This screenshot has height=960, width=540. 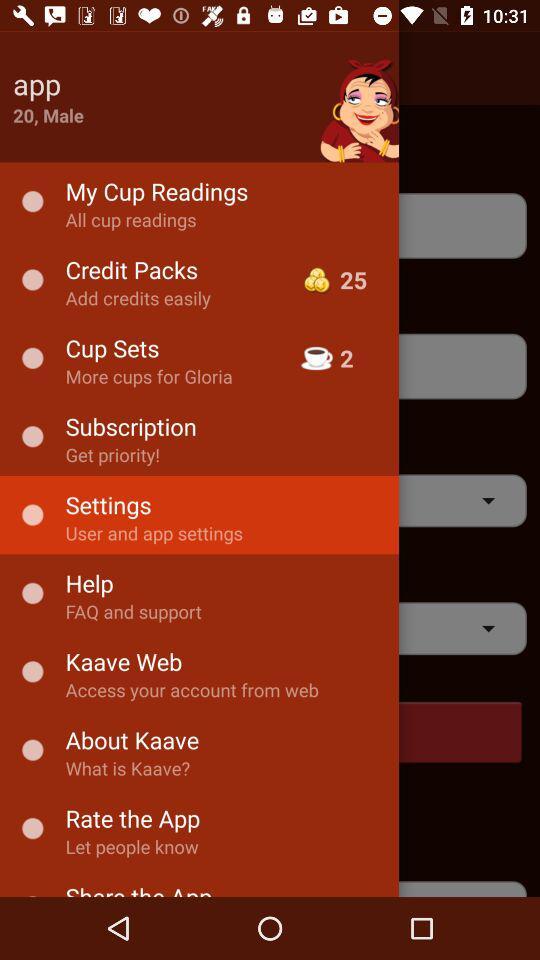 What do you see at coordinates (31, 672) in the screenshot?
I see `the dot option to the left of kaave web text` at bounding box center [31, 672].